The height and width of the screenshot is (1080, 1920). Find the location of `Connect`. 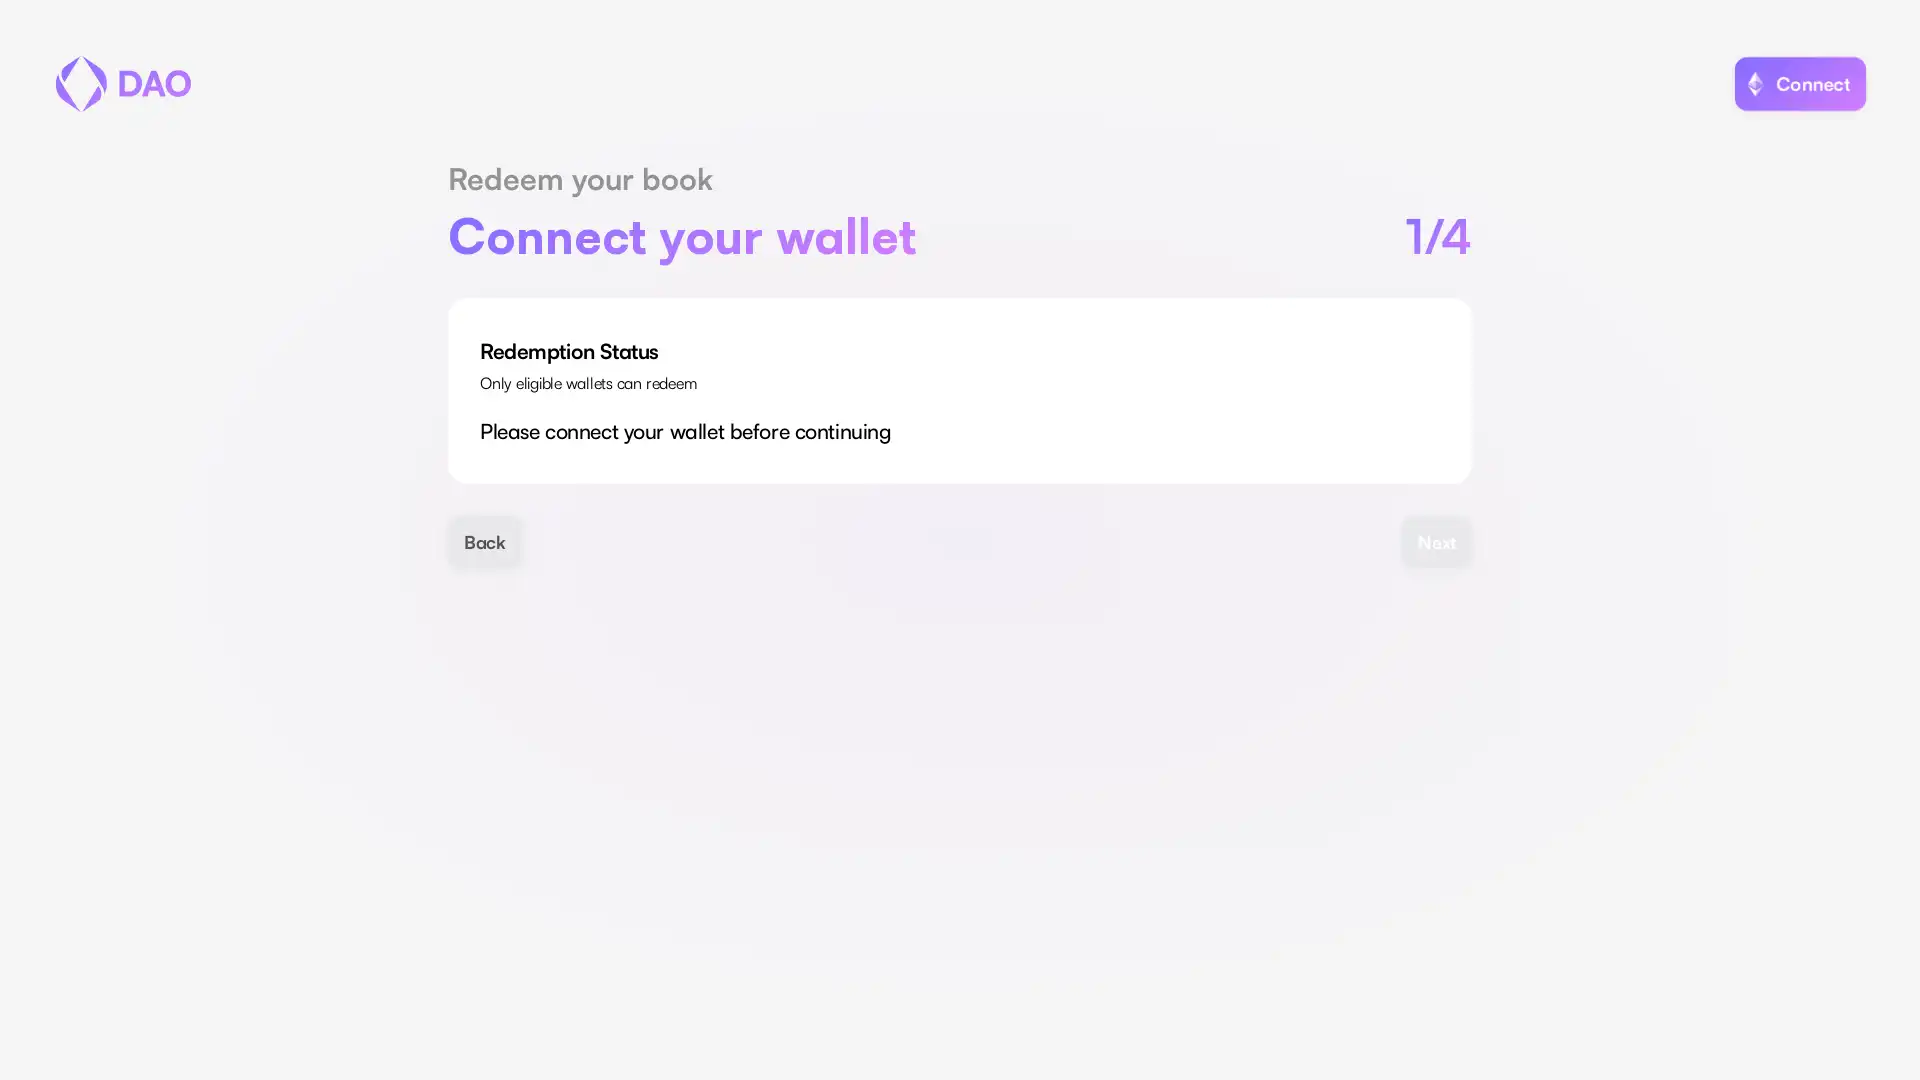

Connect is located at coordinates (1800, 82).